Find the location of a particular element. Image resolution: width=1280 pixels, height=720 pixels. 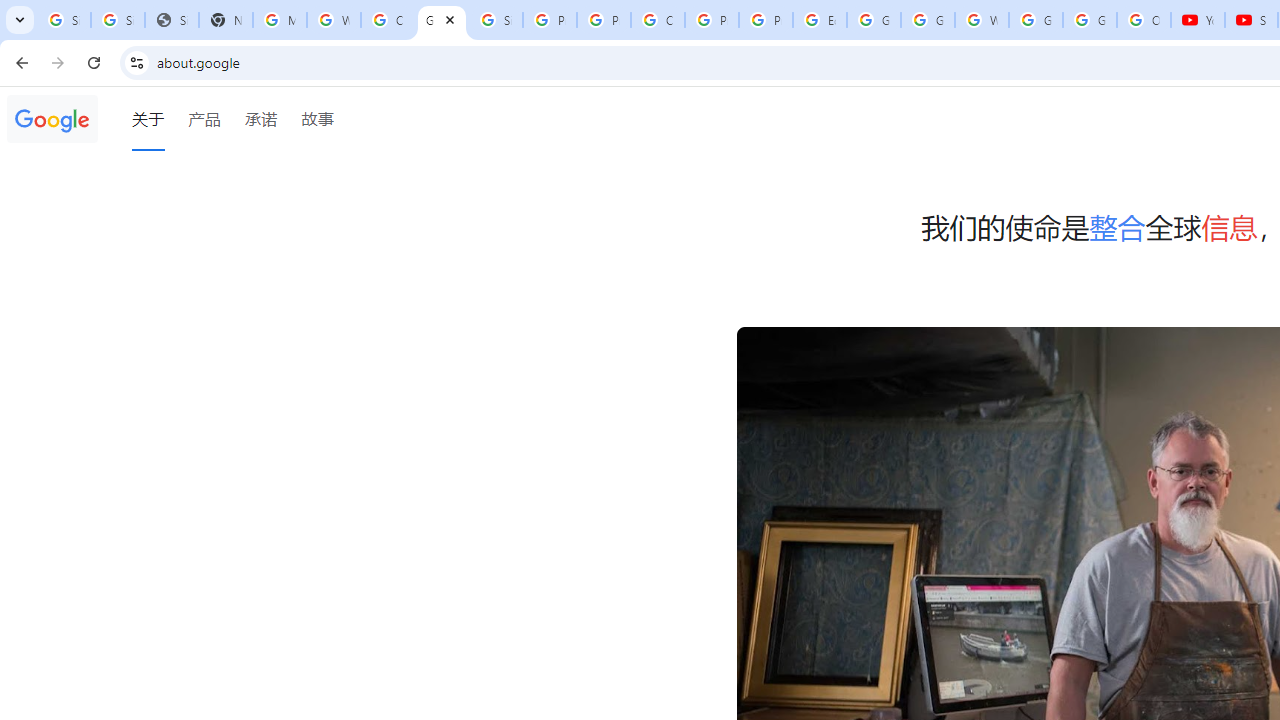

'Edit and view right-to-left text - Google Docs Editors Help' is located at coordinates (819, 20).